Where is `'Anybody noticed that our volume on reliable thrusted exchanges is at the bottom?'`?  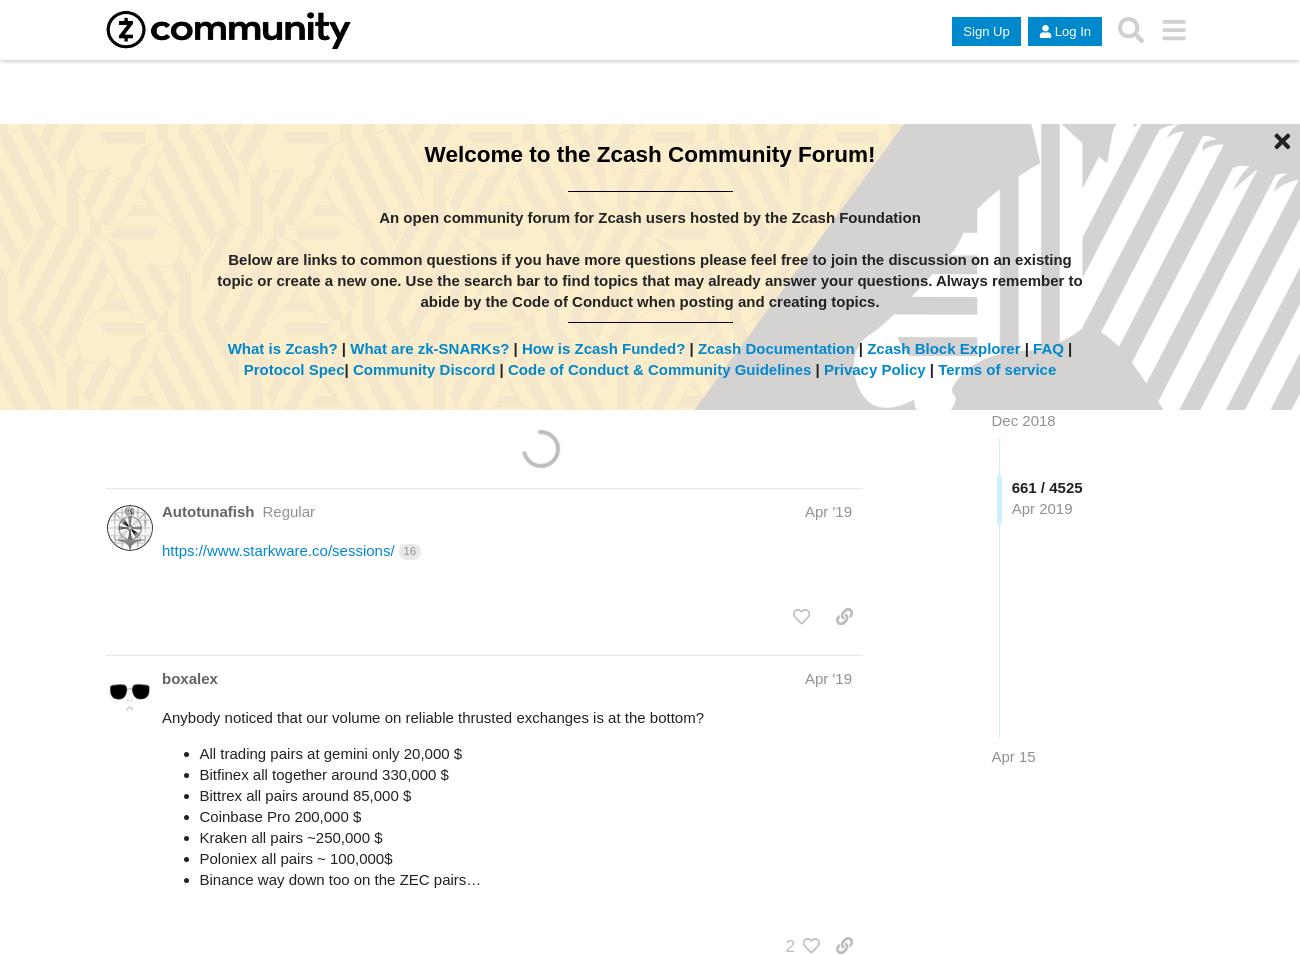 'Anybody noticed that our volume on reliable thrusted exchanges is at the bottom?' is located at coordinates (433, 716).